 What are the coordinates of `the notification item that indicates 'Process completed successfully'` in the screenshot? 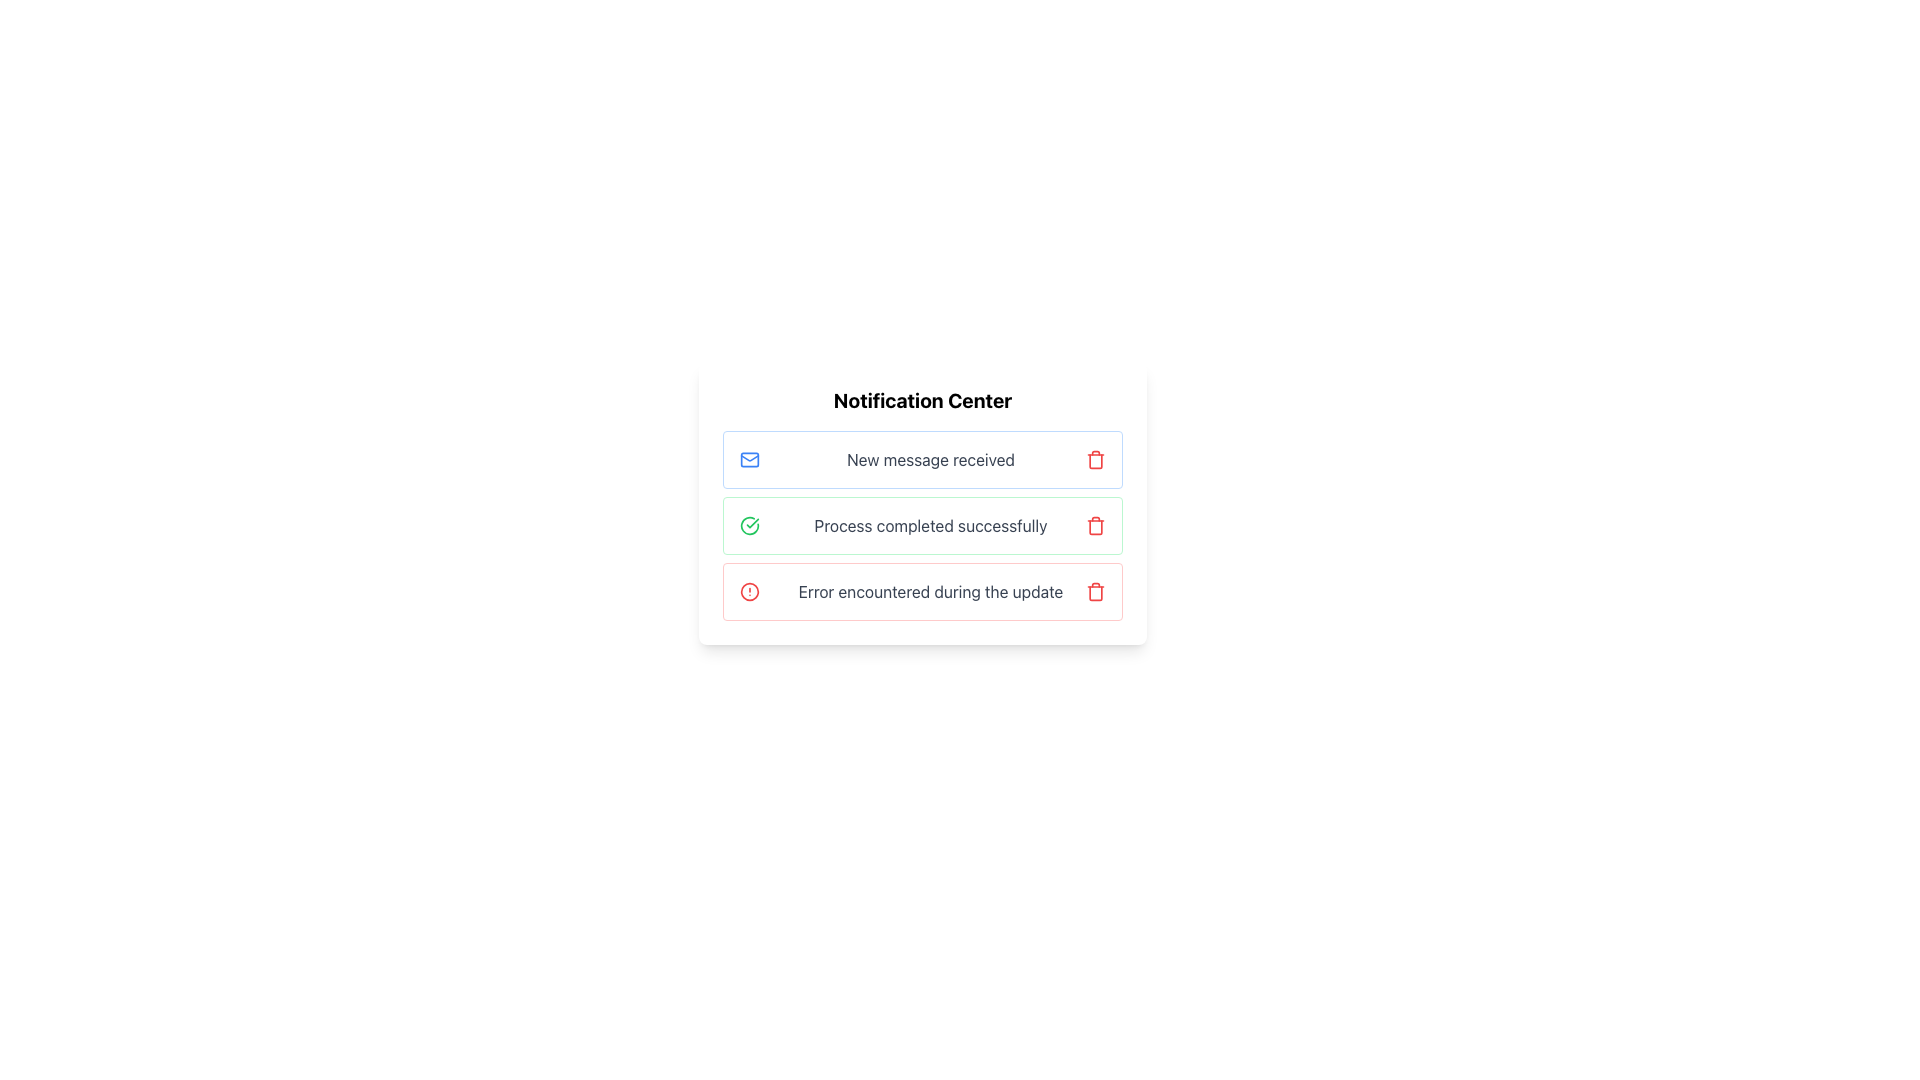 It's located at (921, 524).